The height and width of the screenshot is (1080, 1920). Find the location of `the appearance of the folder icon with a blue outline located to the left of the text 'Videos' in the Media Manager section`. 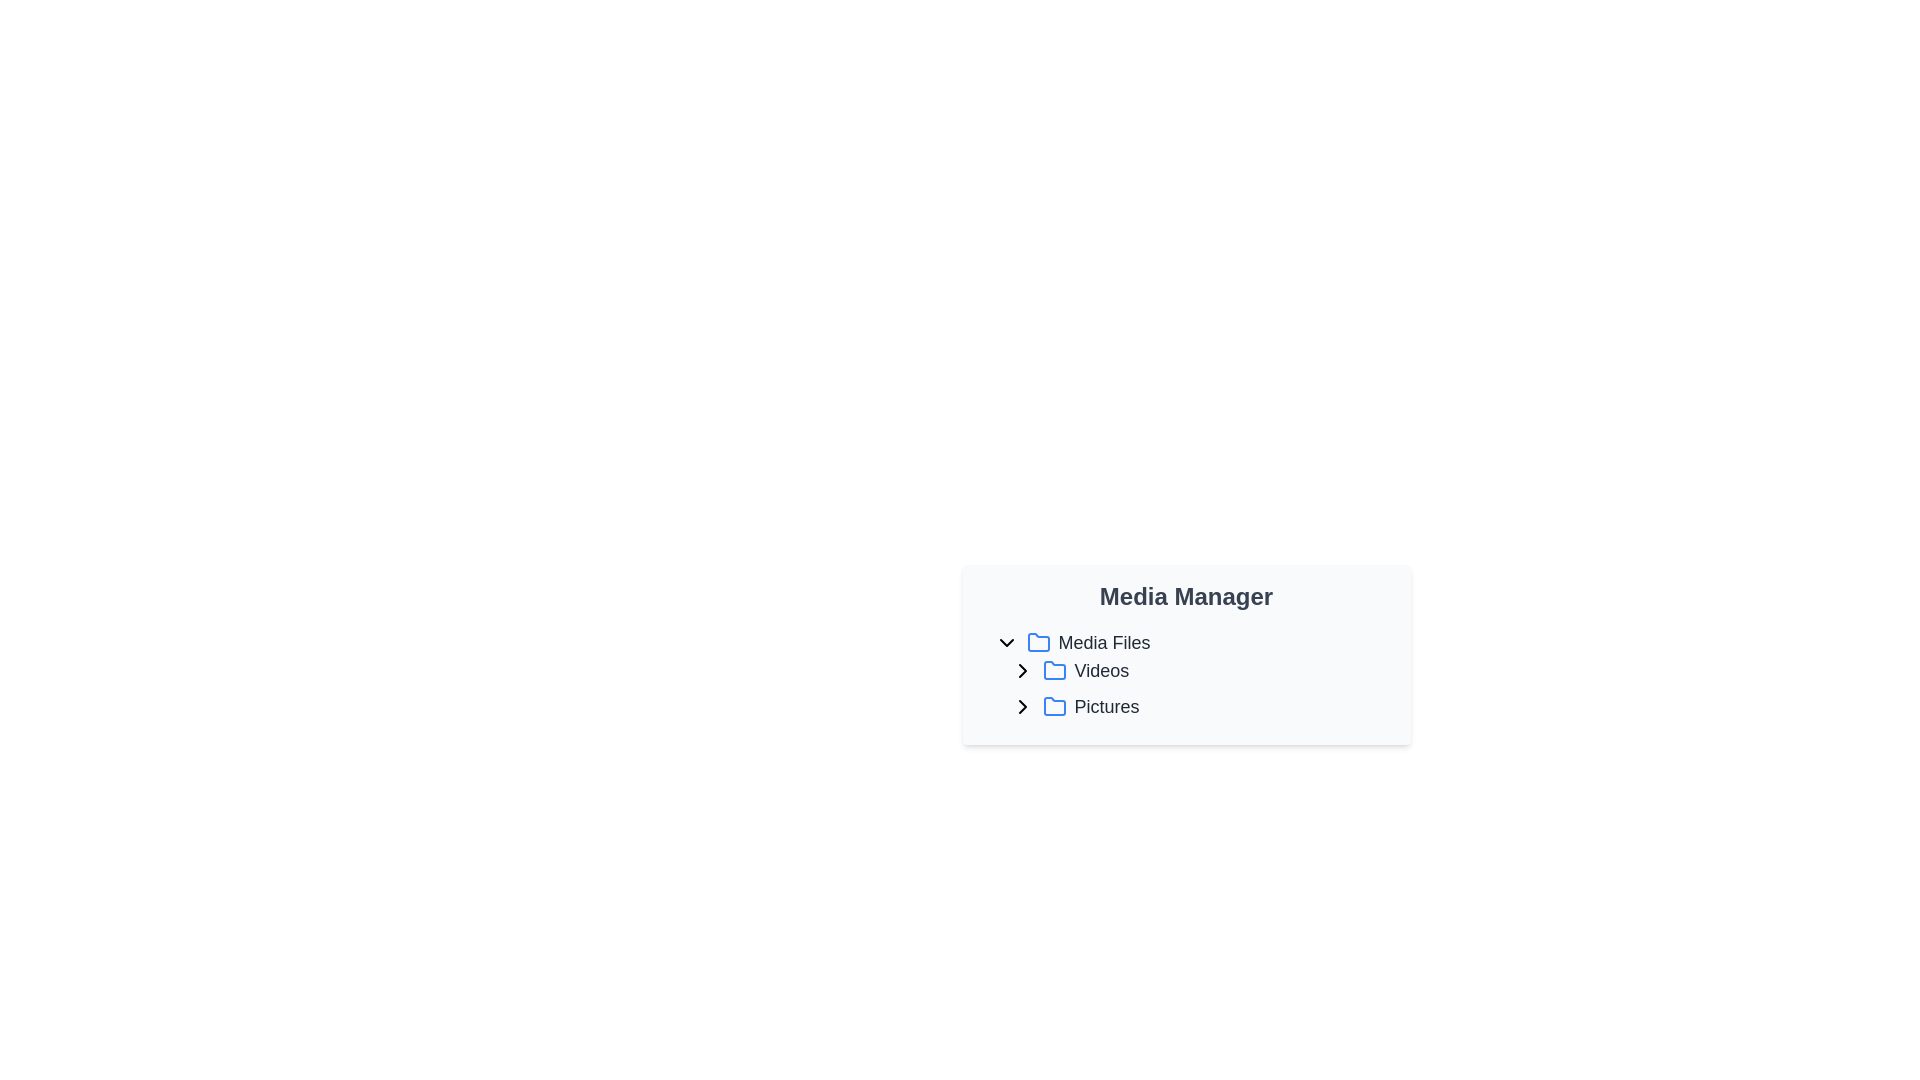

the appearance of the folder icon with a blue outline located to the left of the text 'Videos' in the Media Manager section is located at coordinates (1053, 671).